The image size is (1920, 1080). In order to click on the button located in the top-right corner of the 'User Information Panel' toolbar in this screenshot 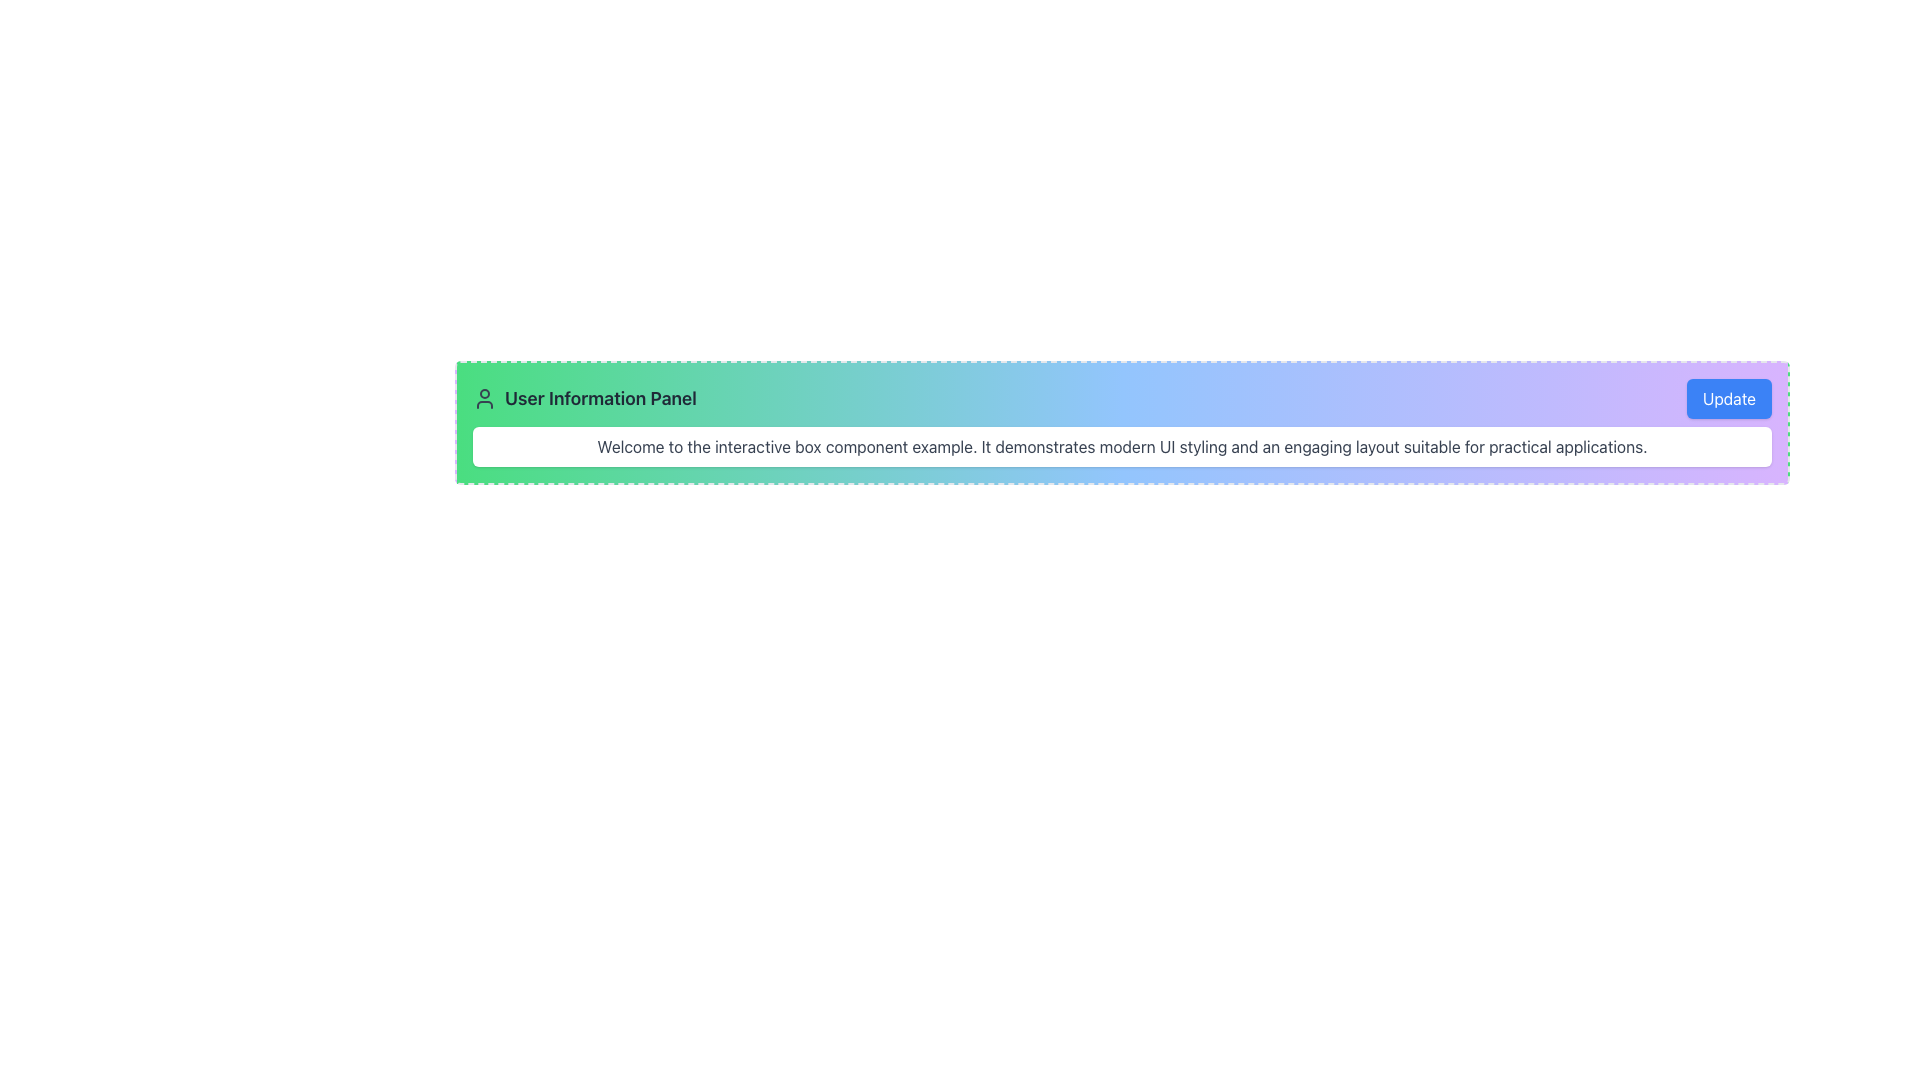, I will do `click(1728, 398)`.